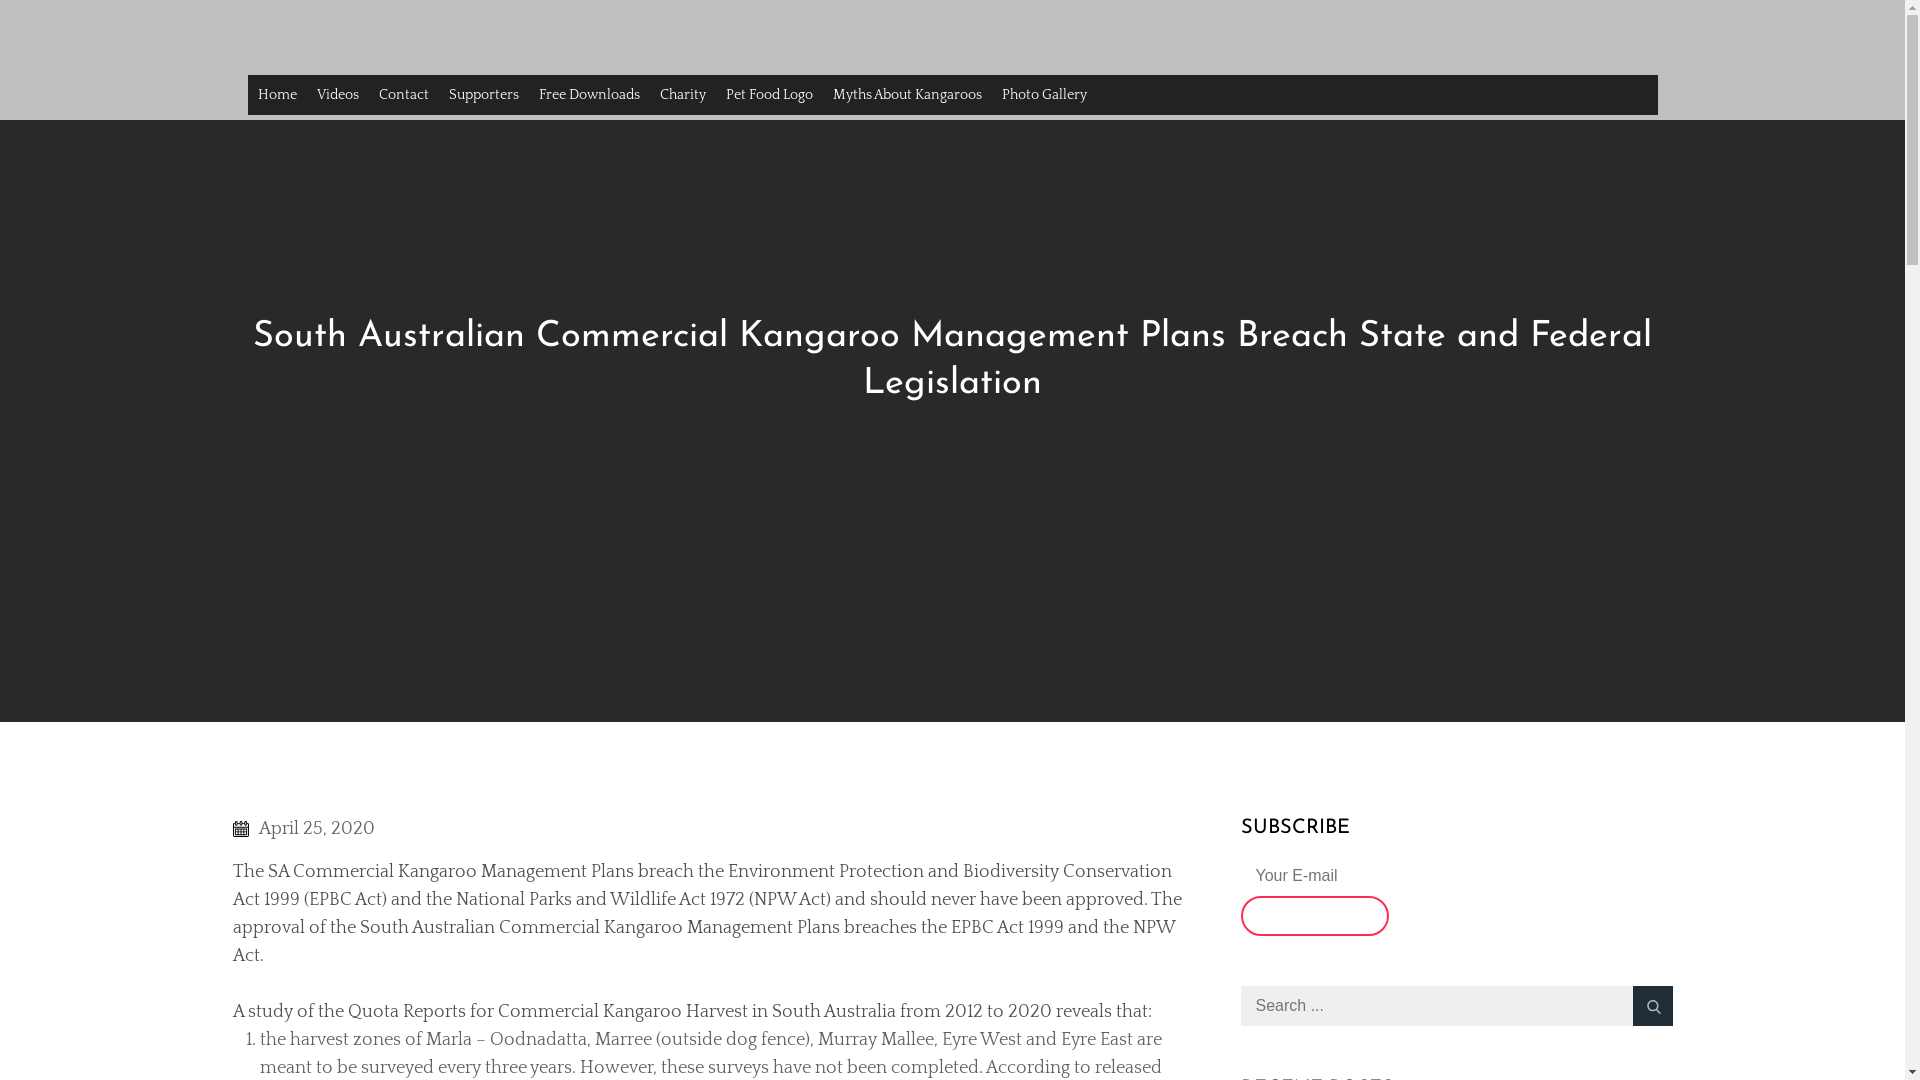  I want to click on 'Skip to content', so click(0, 0).